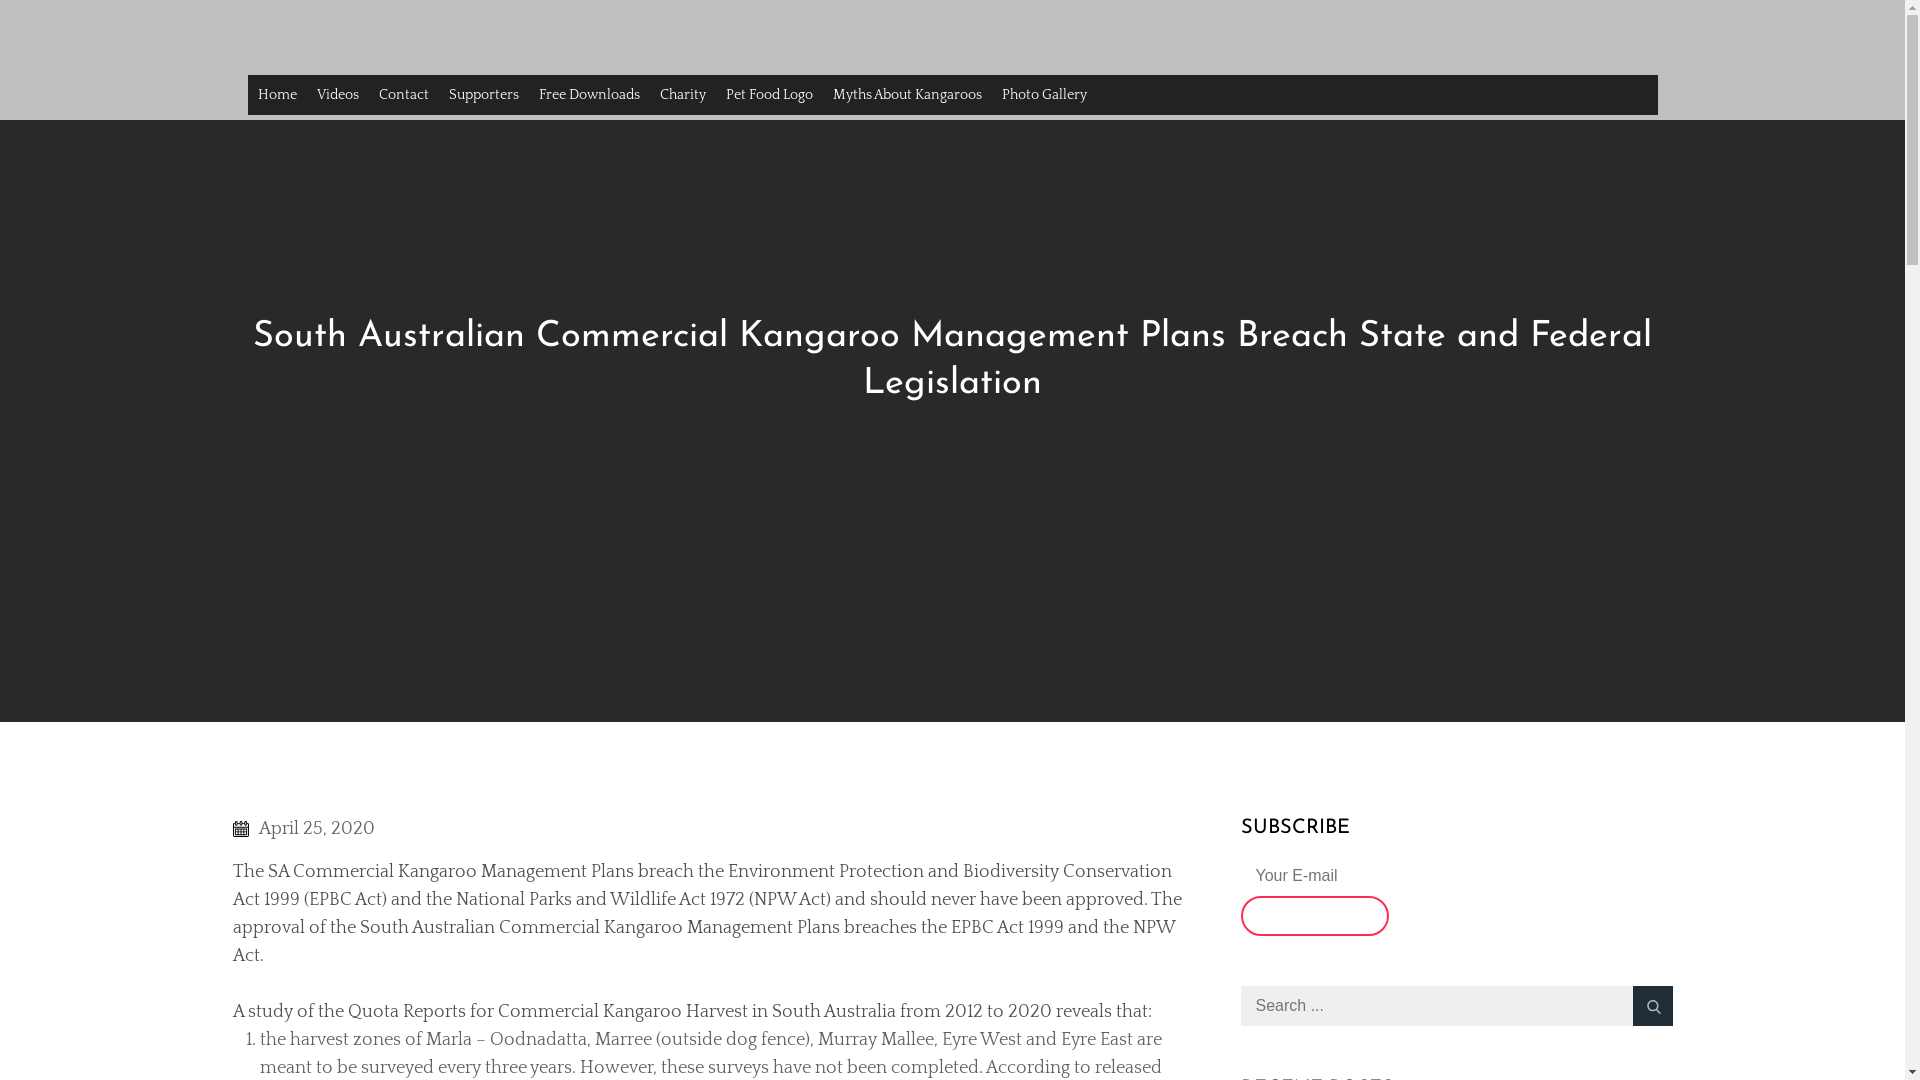  I want to click on 'Skip to content', so click(0, 0).